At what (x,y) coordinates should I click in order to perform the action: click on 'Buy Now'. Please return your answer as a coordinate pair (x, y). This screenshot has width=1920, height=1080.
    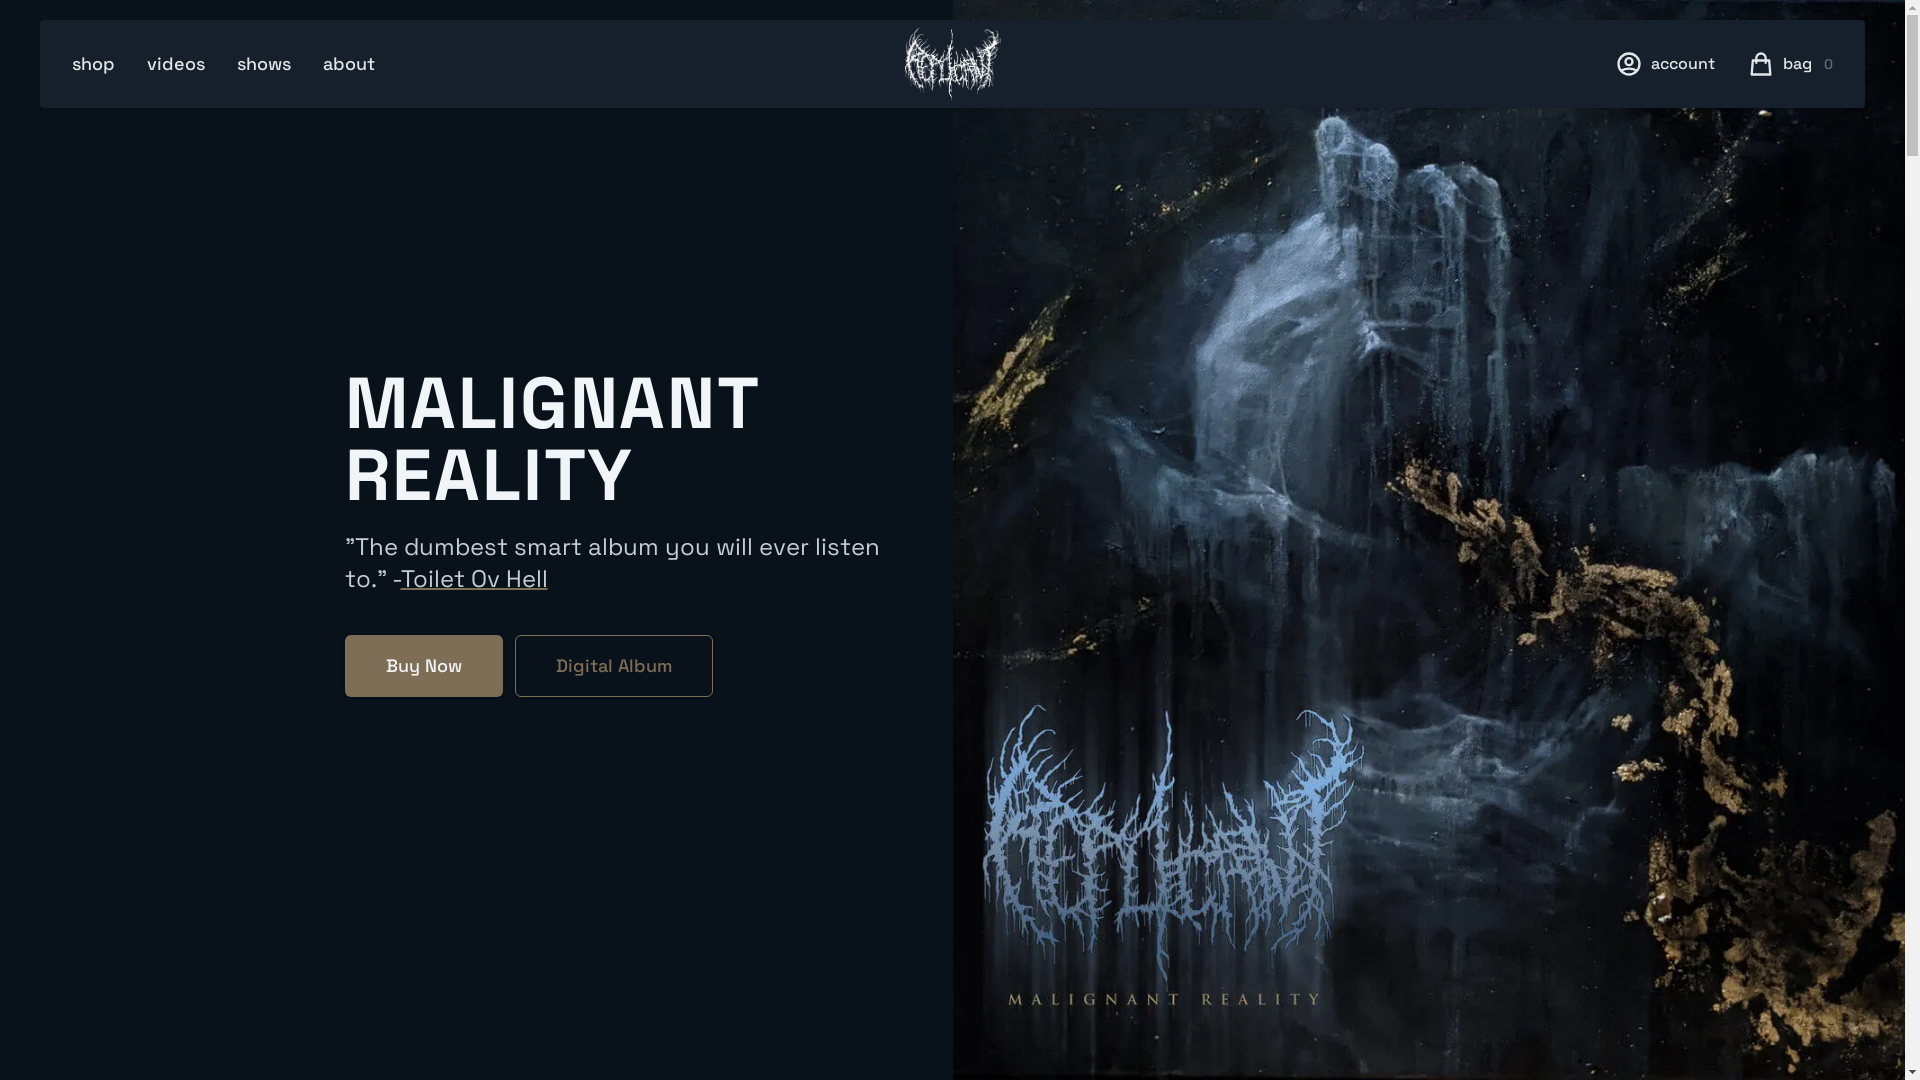
    Looking at the image, I should click on (421, 666).